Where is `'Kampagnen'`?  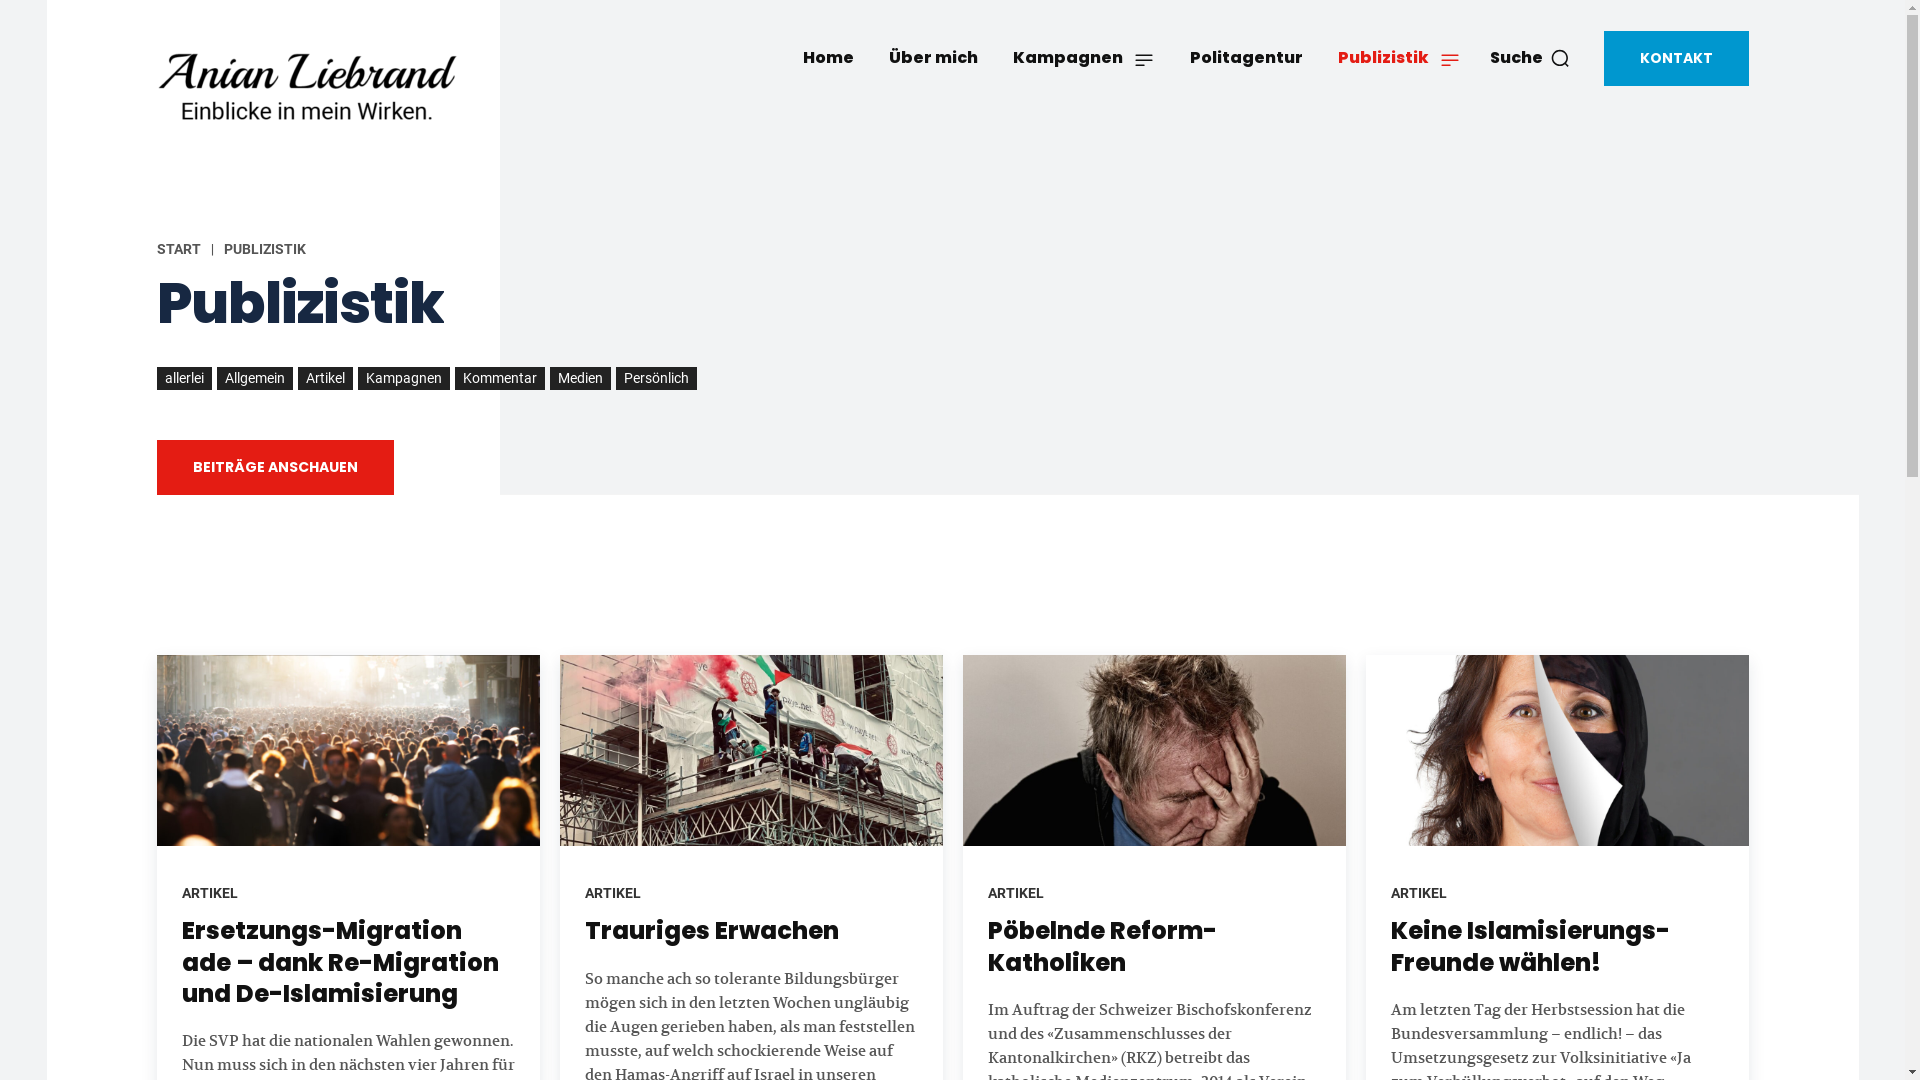
'Kampagnen' is located at coordinates (402, 378).